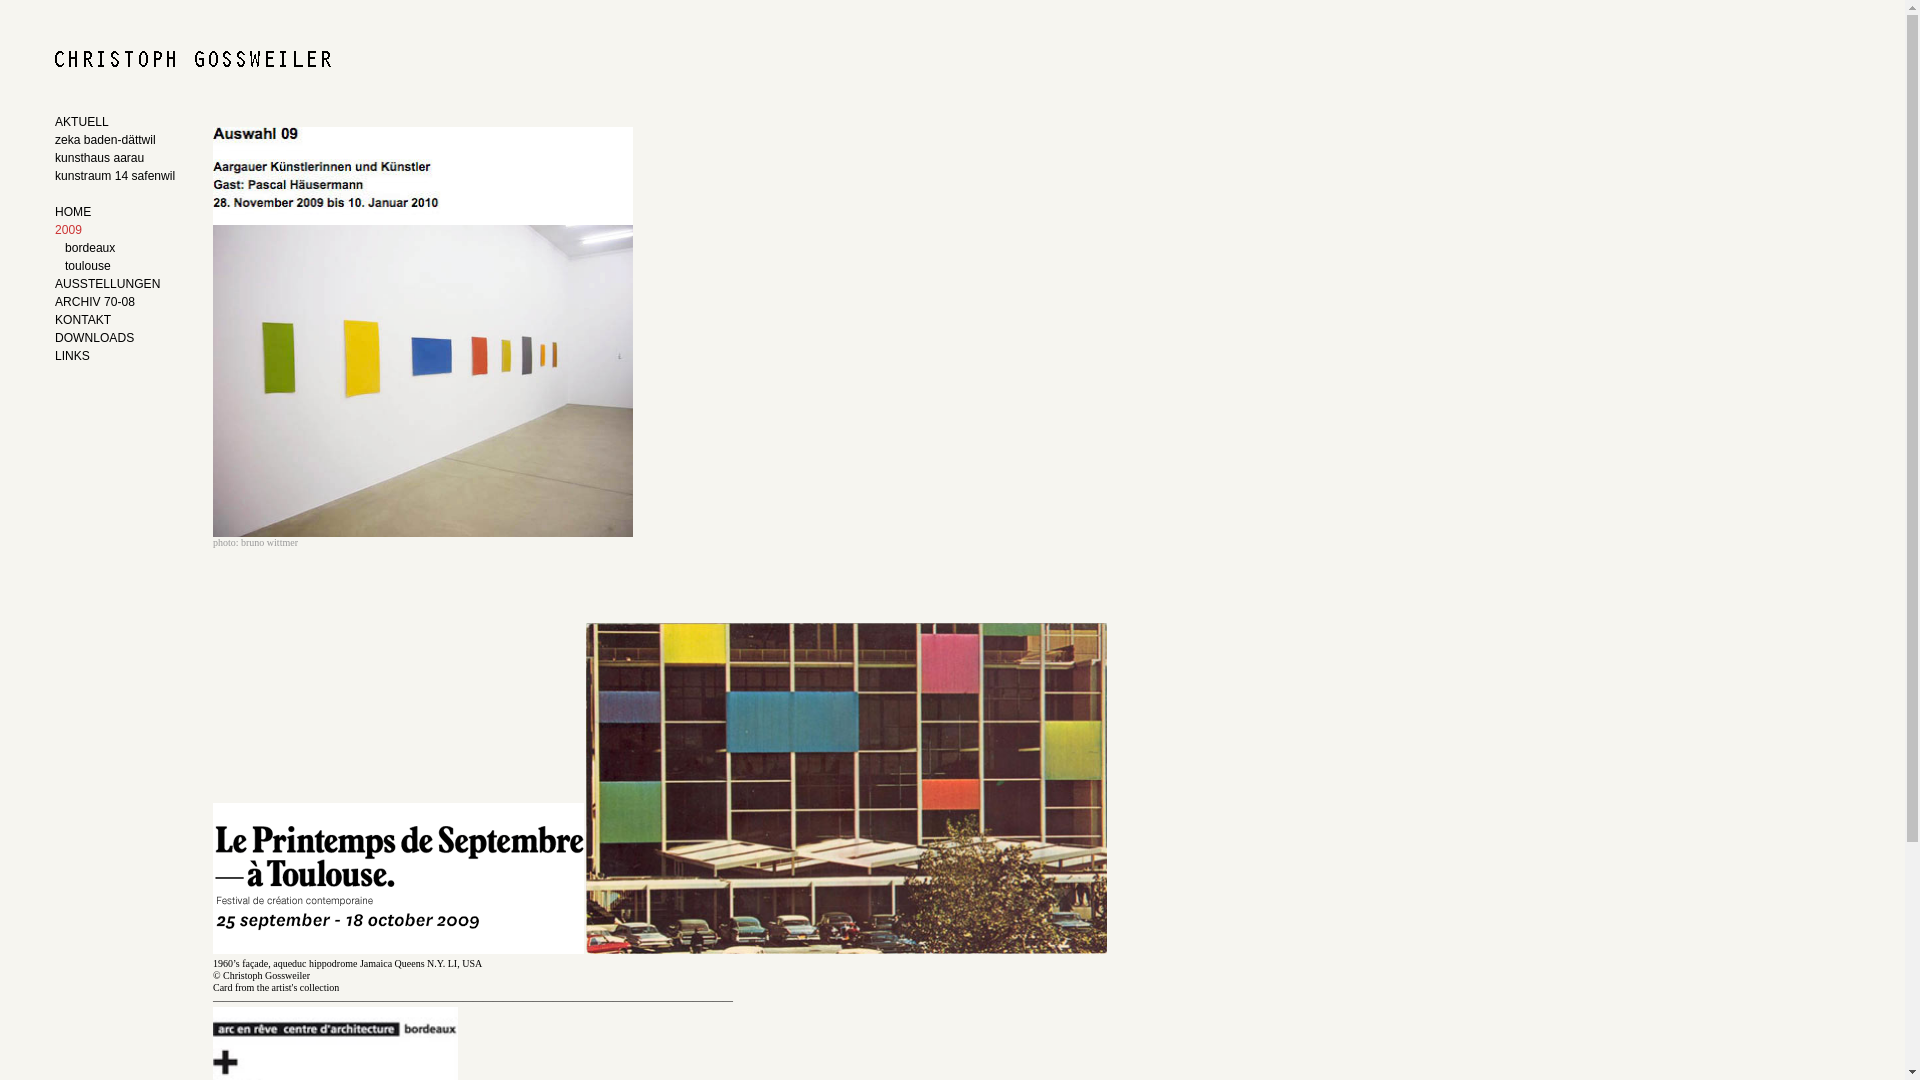 This screenshot has width=1920, height=1080. What do you see at coordinates (104, 338) in the screenshot?
I see `'DOWNLOADS'` at bounding box center [104, 338].